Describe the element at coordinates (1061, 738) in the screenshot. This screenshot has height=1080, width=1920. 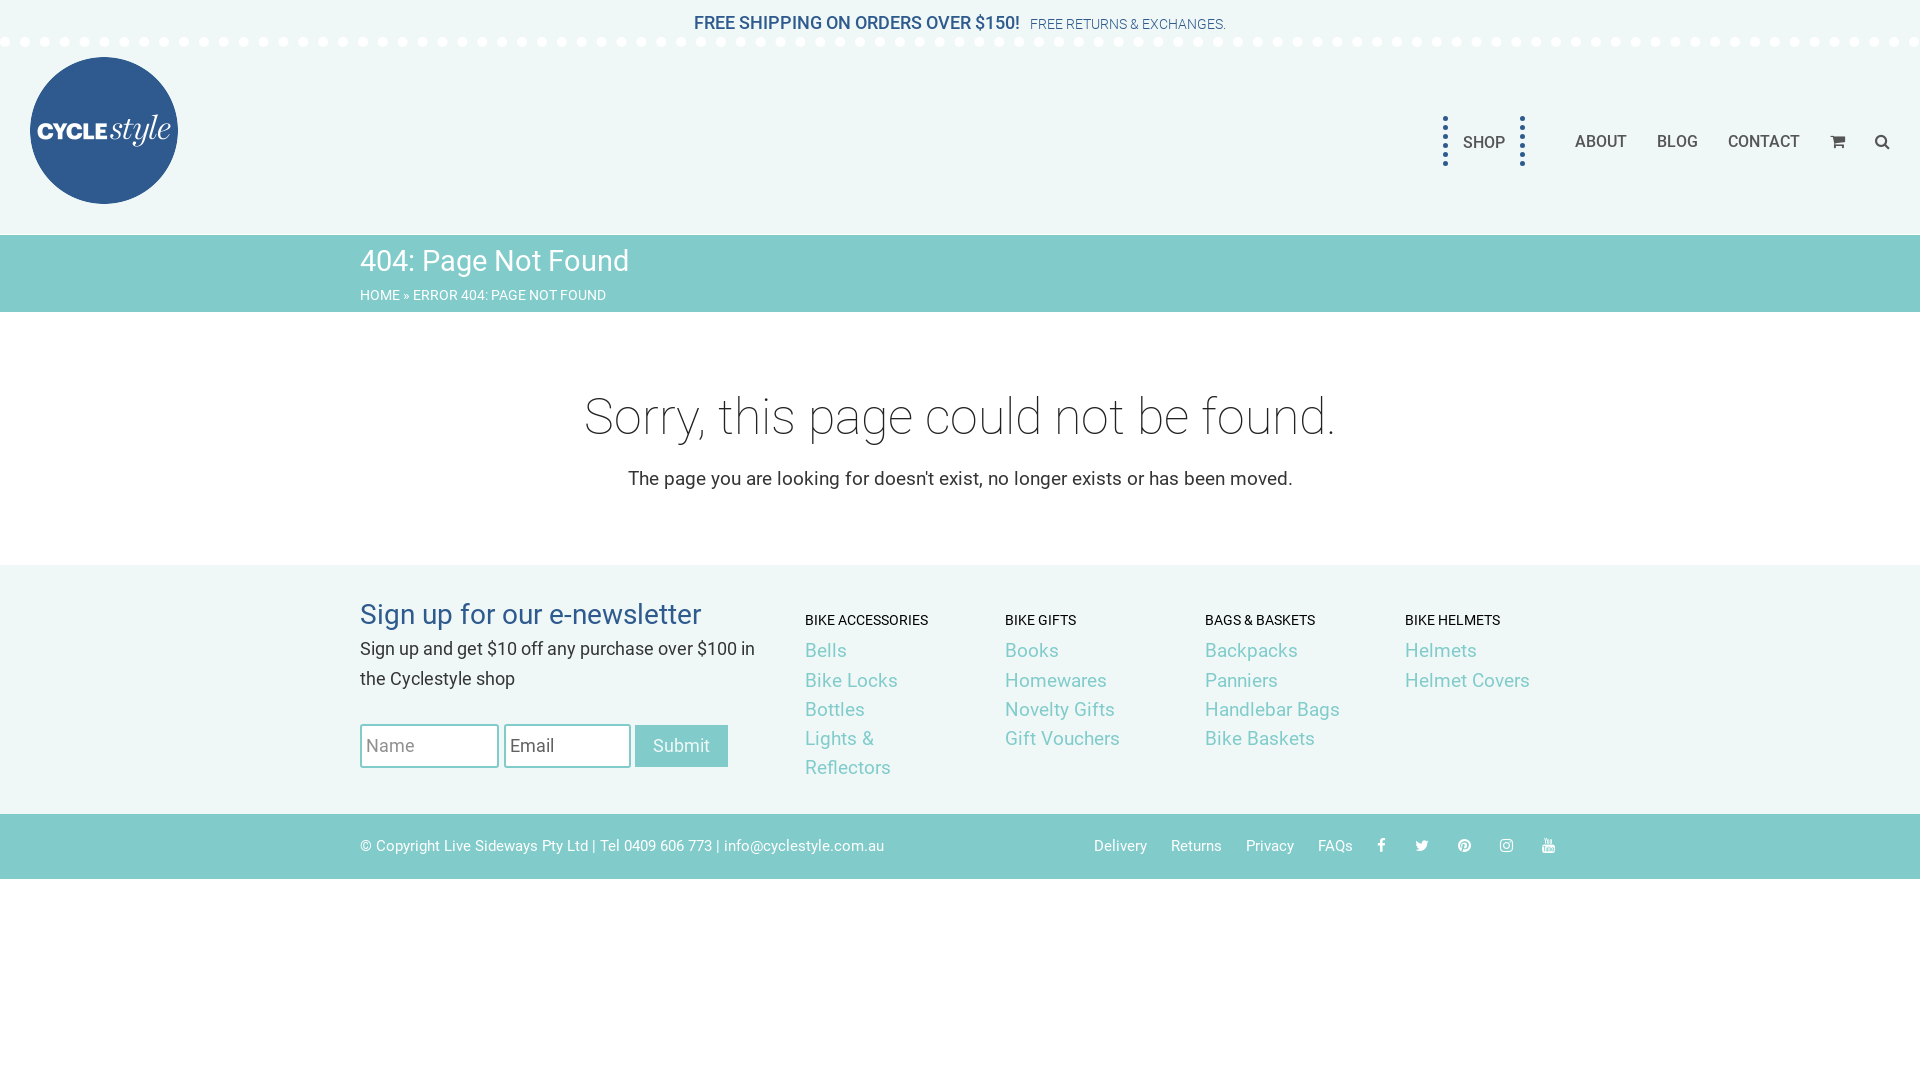
I see `'Gift Vouchers'` at that location.